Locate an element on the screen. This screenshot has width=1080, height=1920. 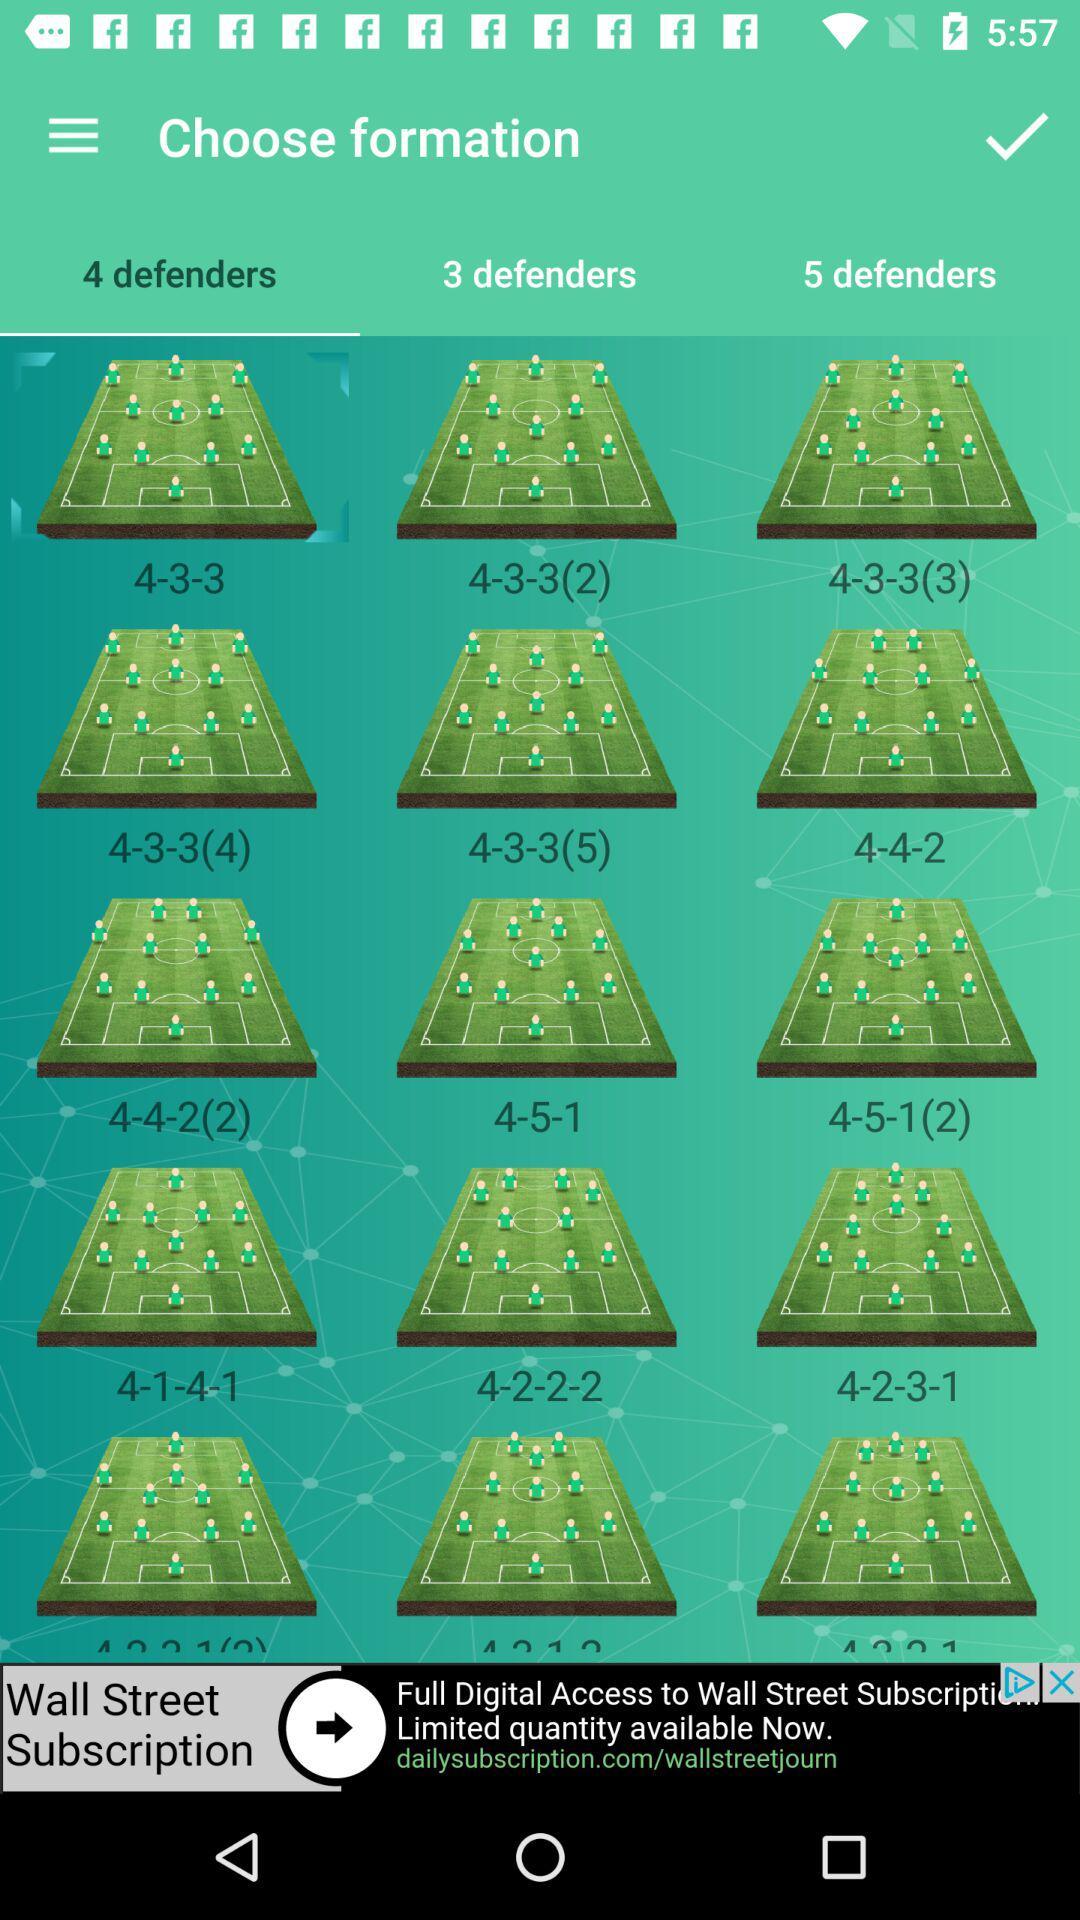
advertisement for subscription is located at coordinates (540, 1727).